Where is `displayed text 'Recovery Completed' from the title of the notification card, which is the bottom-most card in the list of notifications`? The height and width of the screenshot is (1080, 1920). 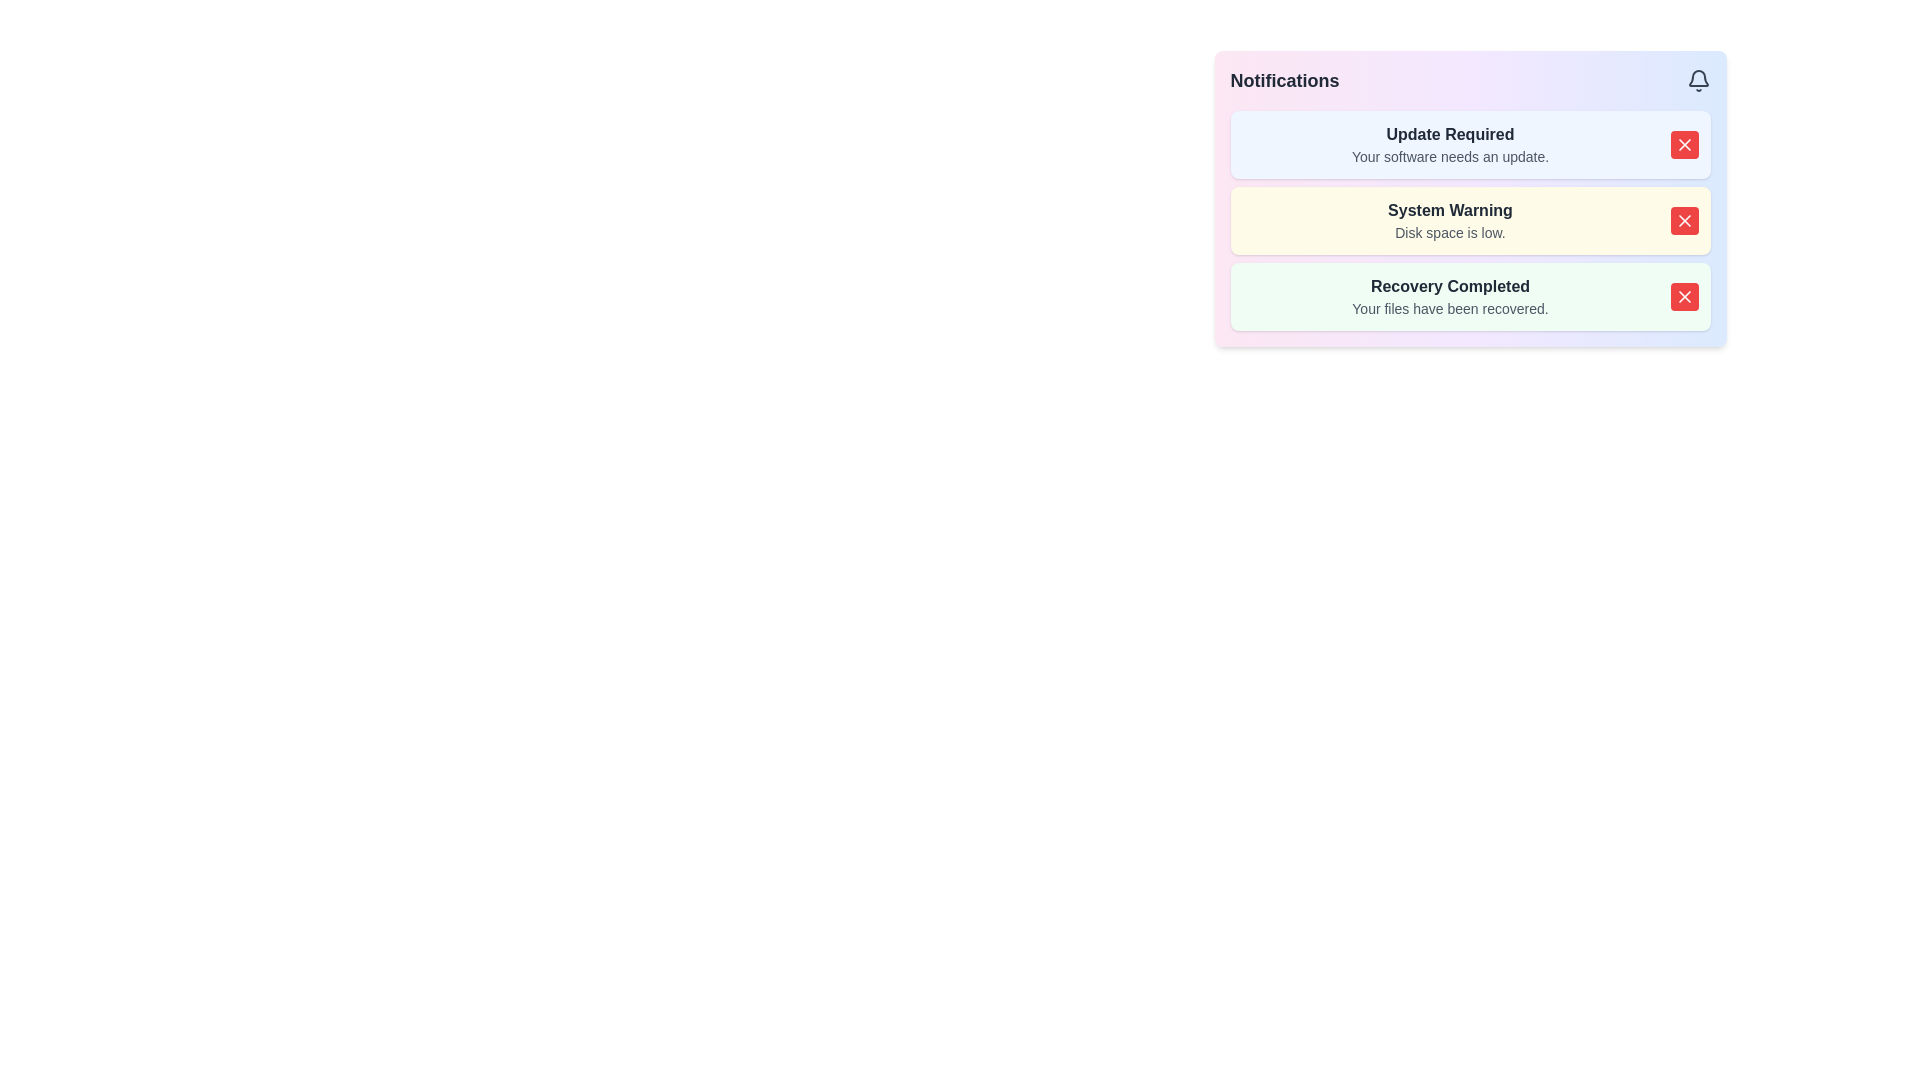
displayed text 'Recovery Completed' from the title of the notification card, which is the bottom-most card in the list of notifications is located at coordinates (1450, 286).